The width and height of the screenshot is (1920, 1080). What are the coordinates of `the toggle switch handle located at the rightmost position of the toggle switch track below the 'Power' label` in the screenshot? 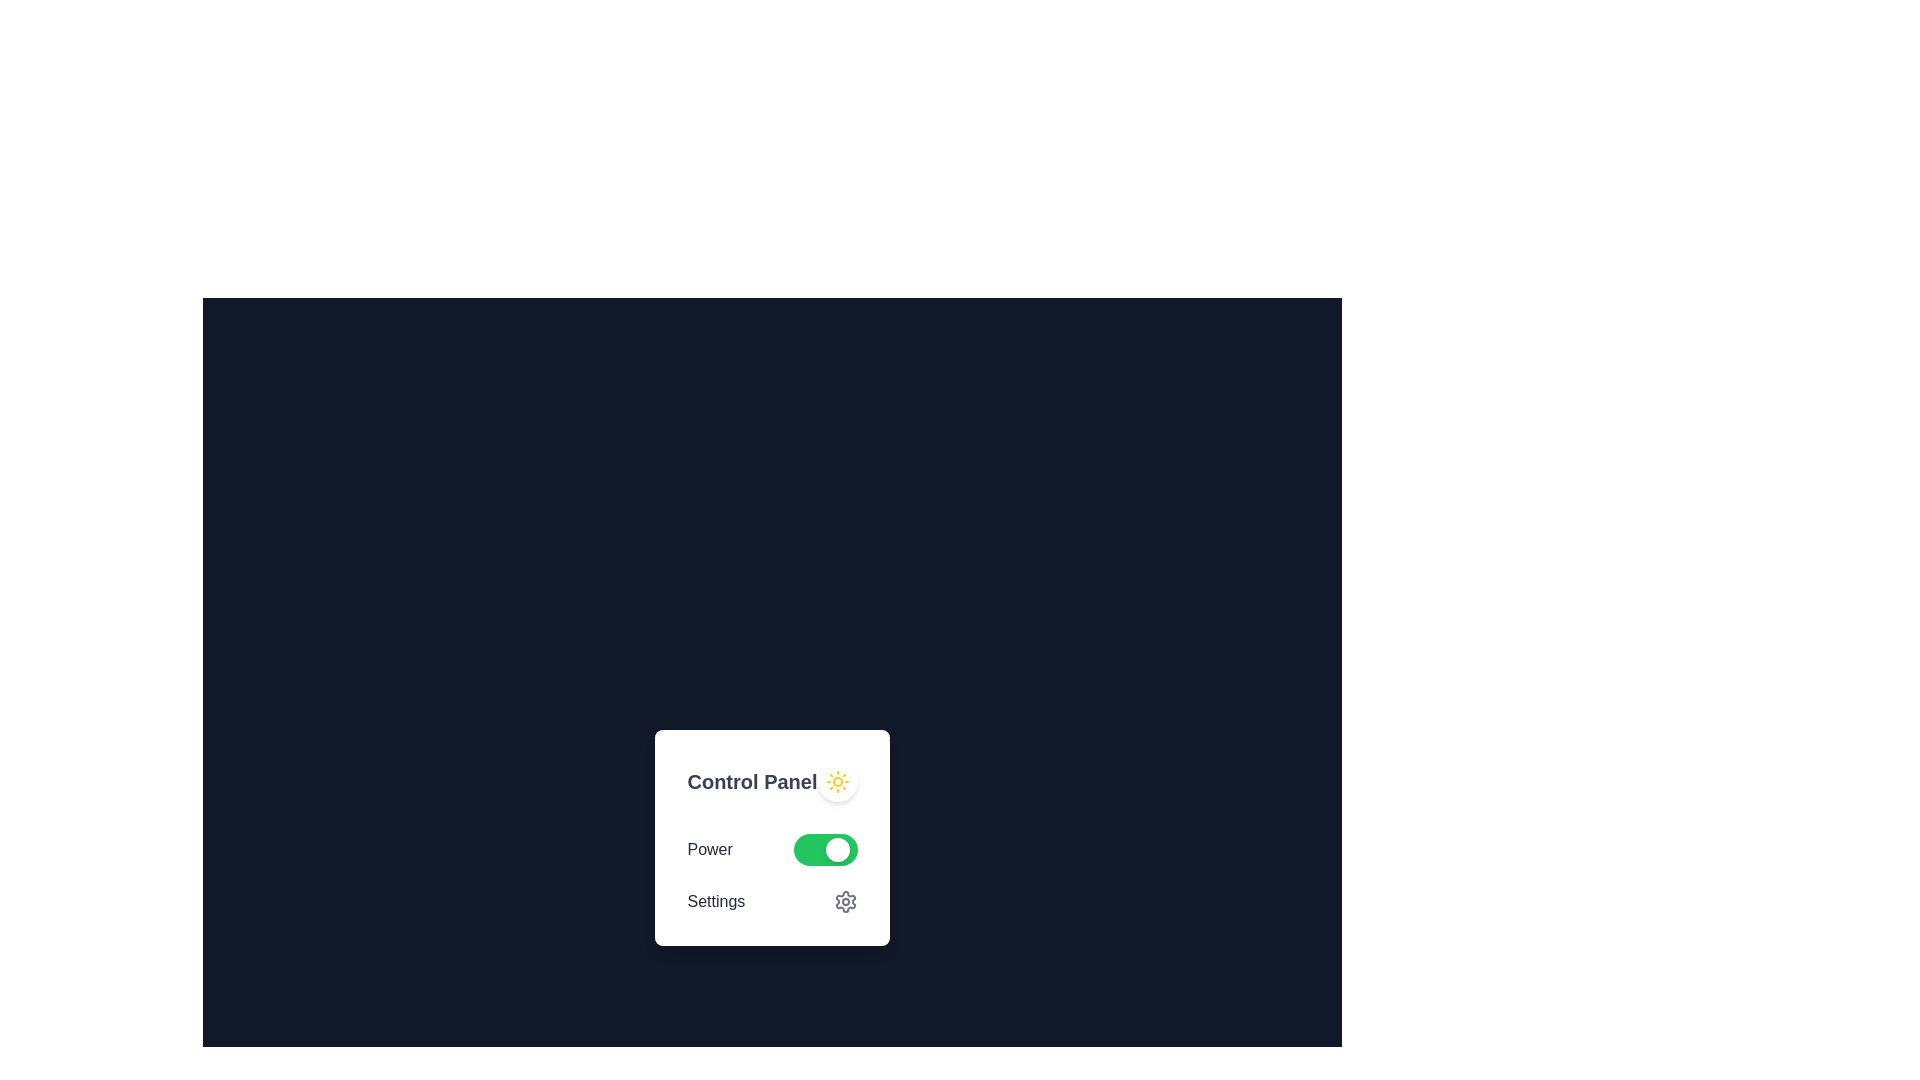 It's located at (837, 849).